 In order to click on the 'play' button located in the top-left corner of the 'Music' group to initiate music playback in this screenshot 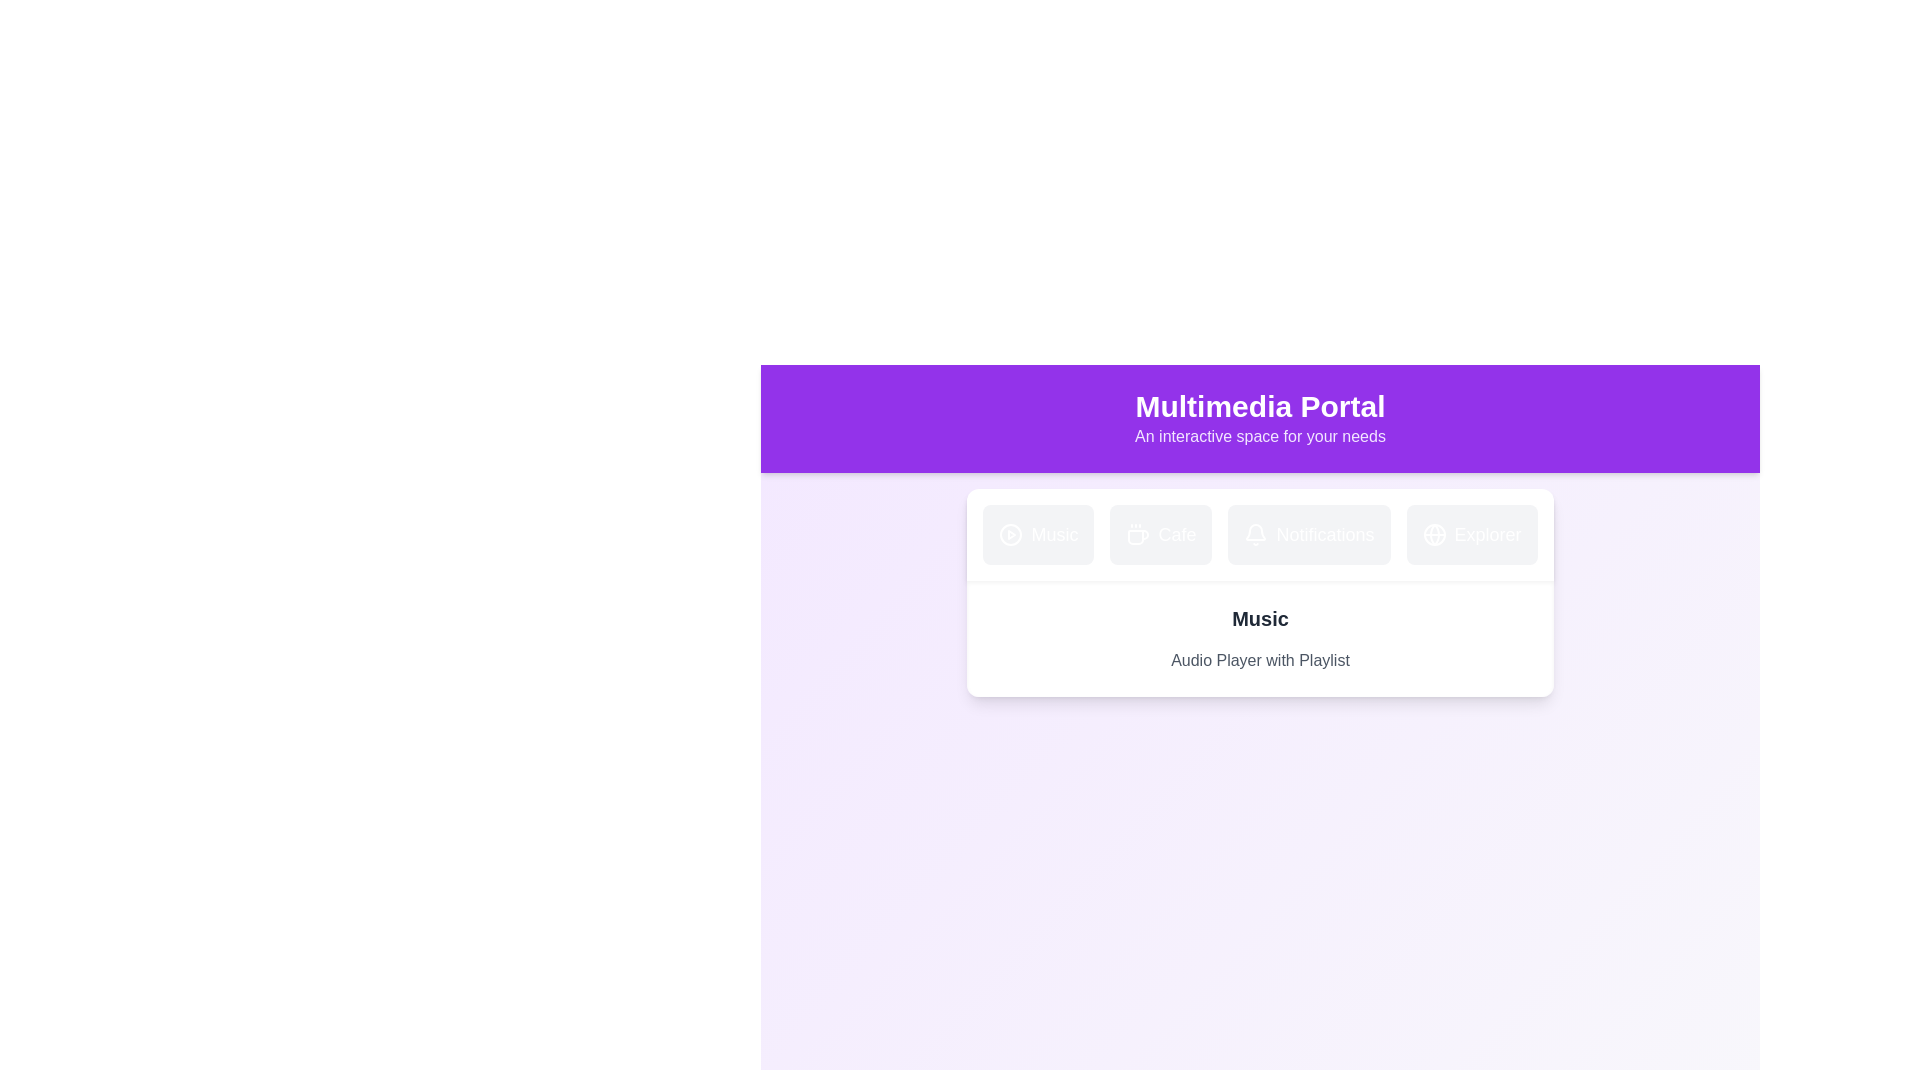, I will do `click(1011, 534)`.